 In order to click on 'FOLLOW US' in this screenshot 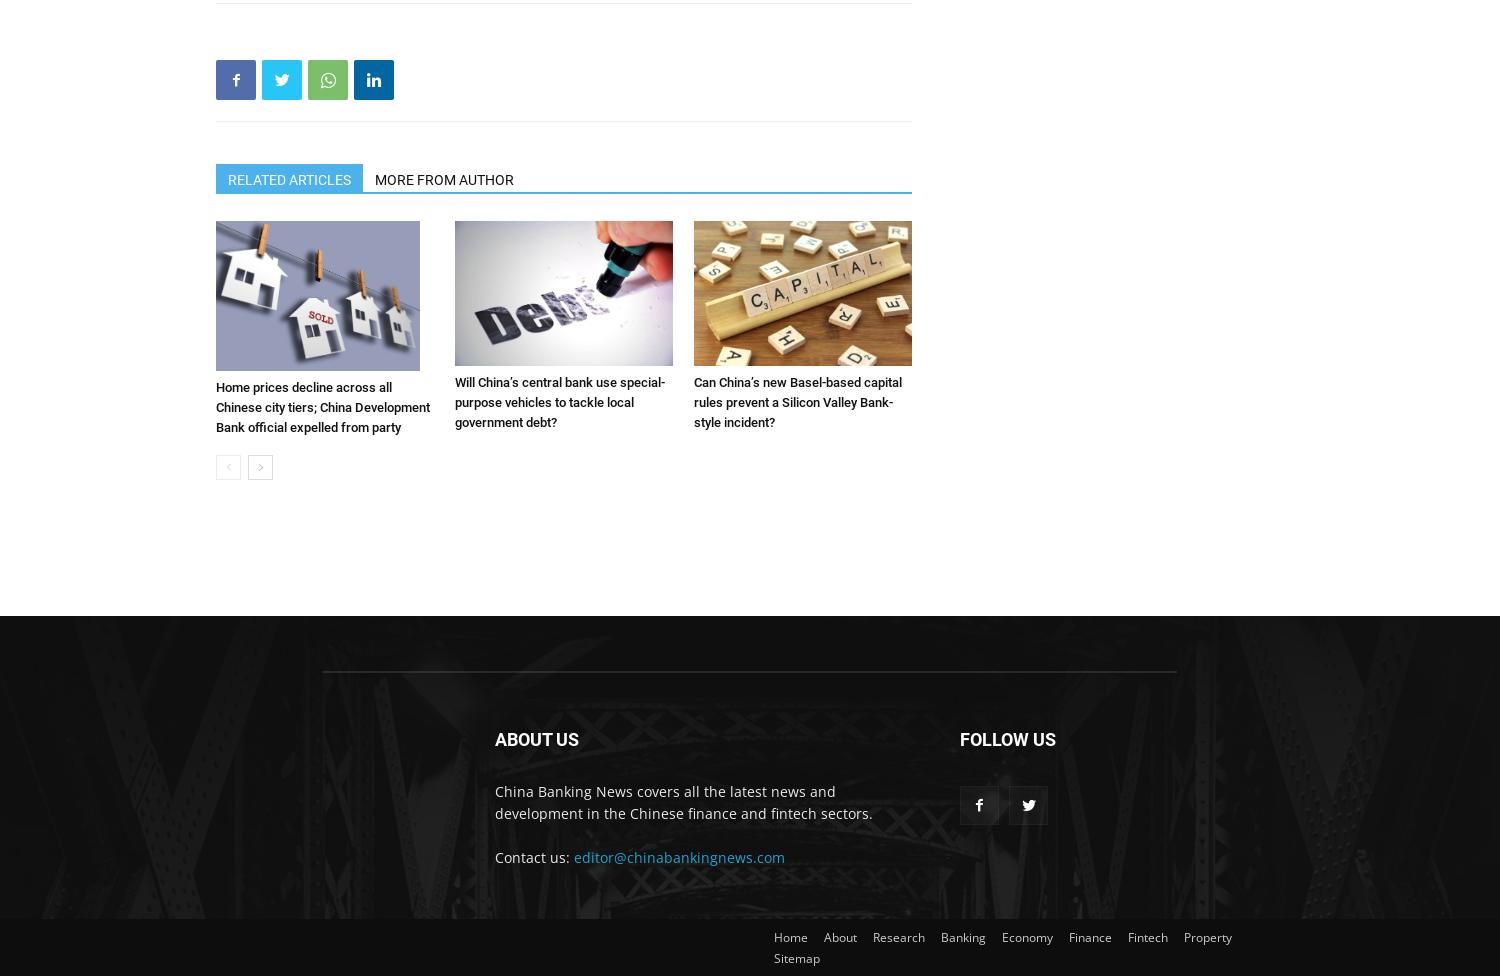, I will do `click(1008, 738)`.